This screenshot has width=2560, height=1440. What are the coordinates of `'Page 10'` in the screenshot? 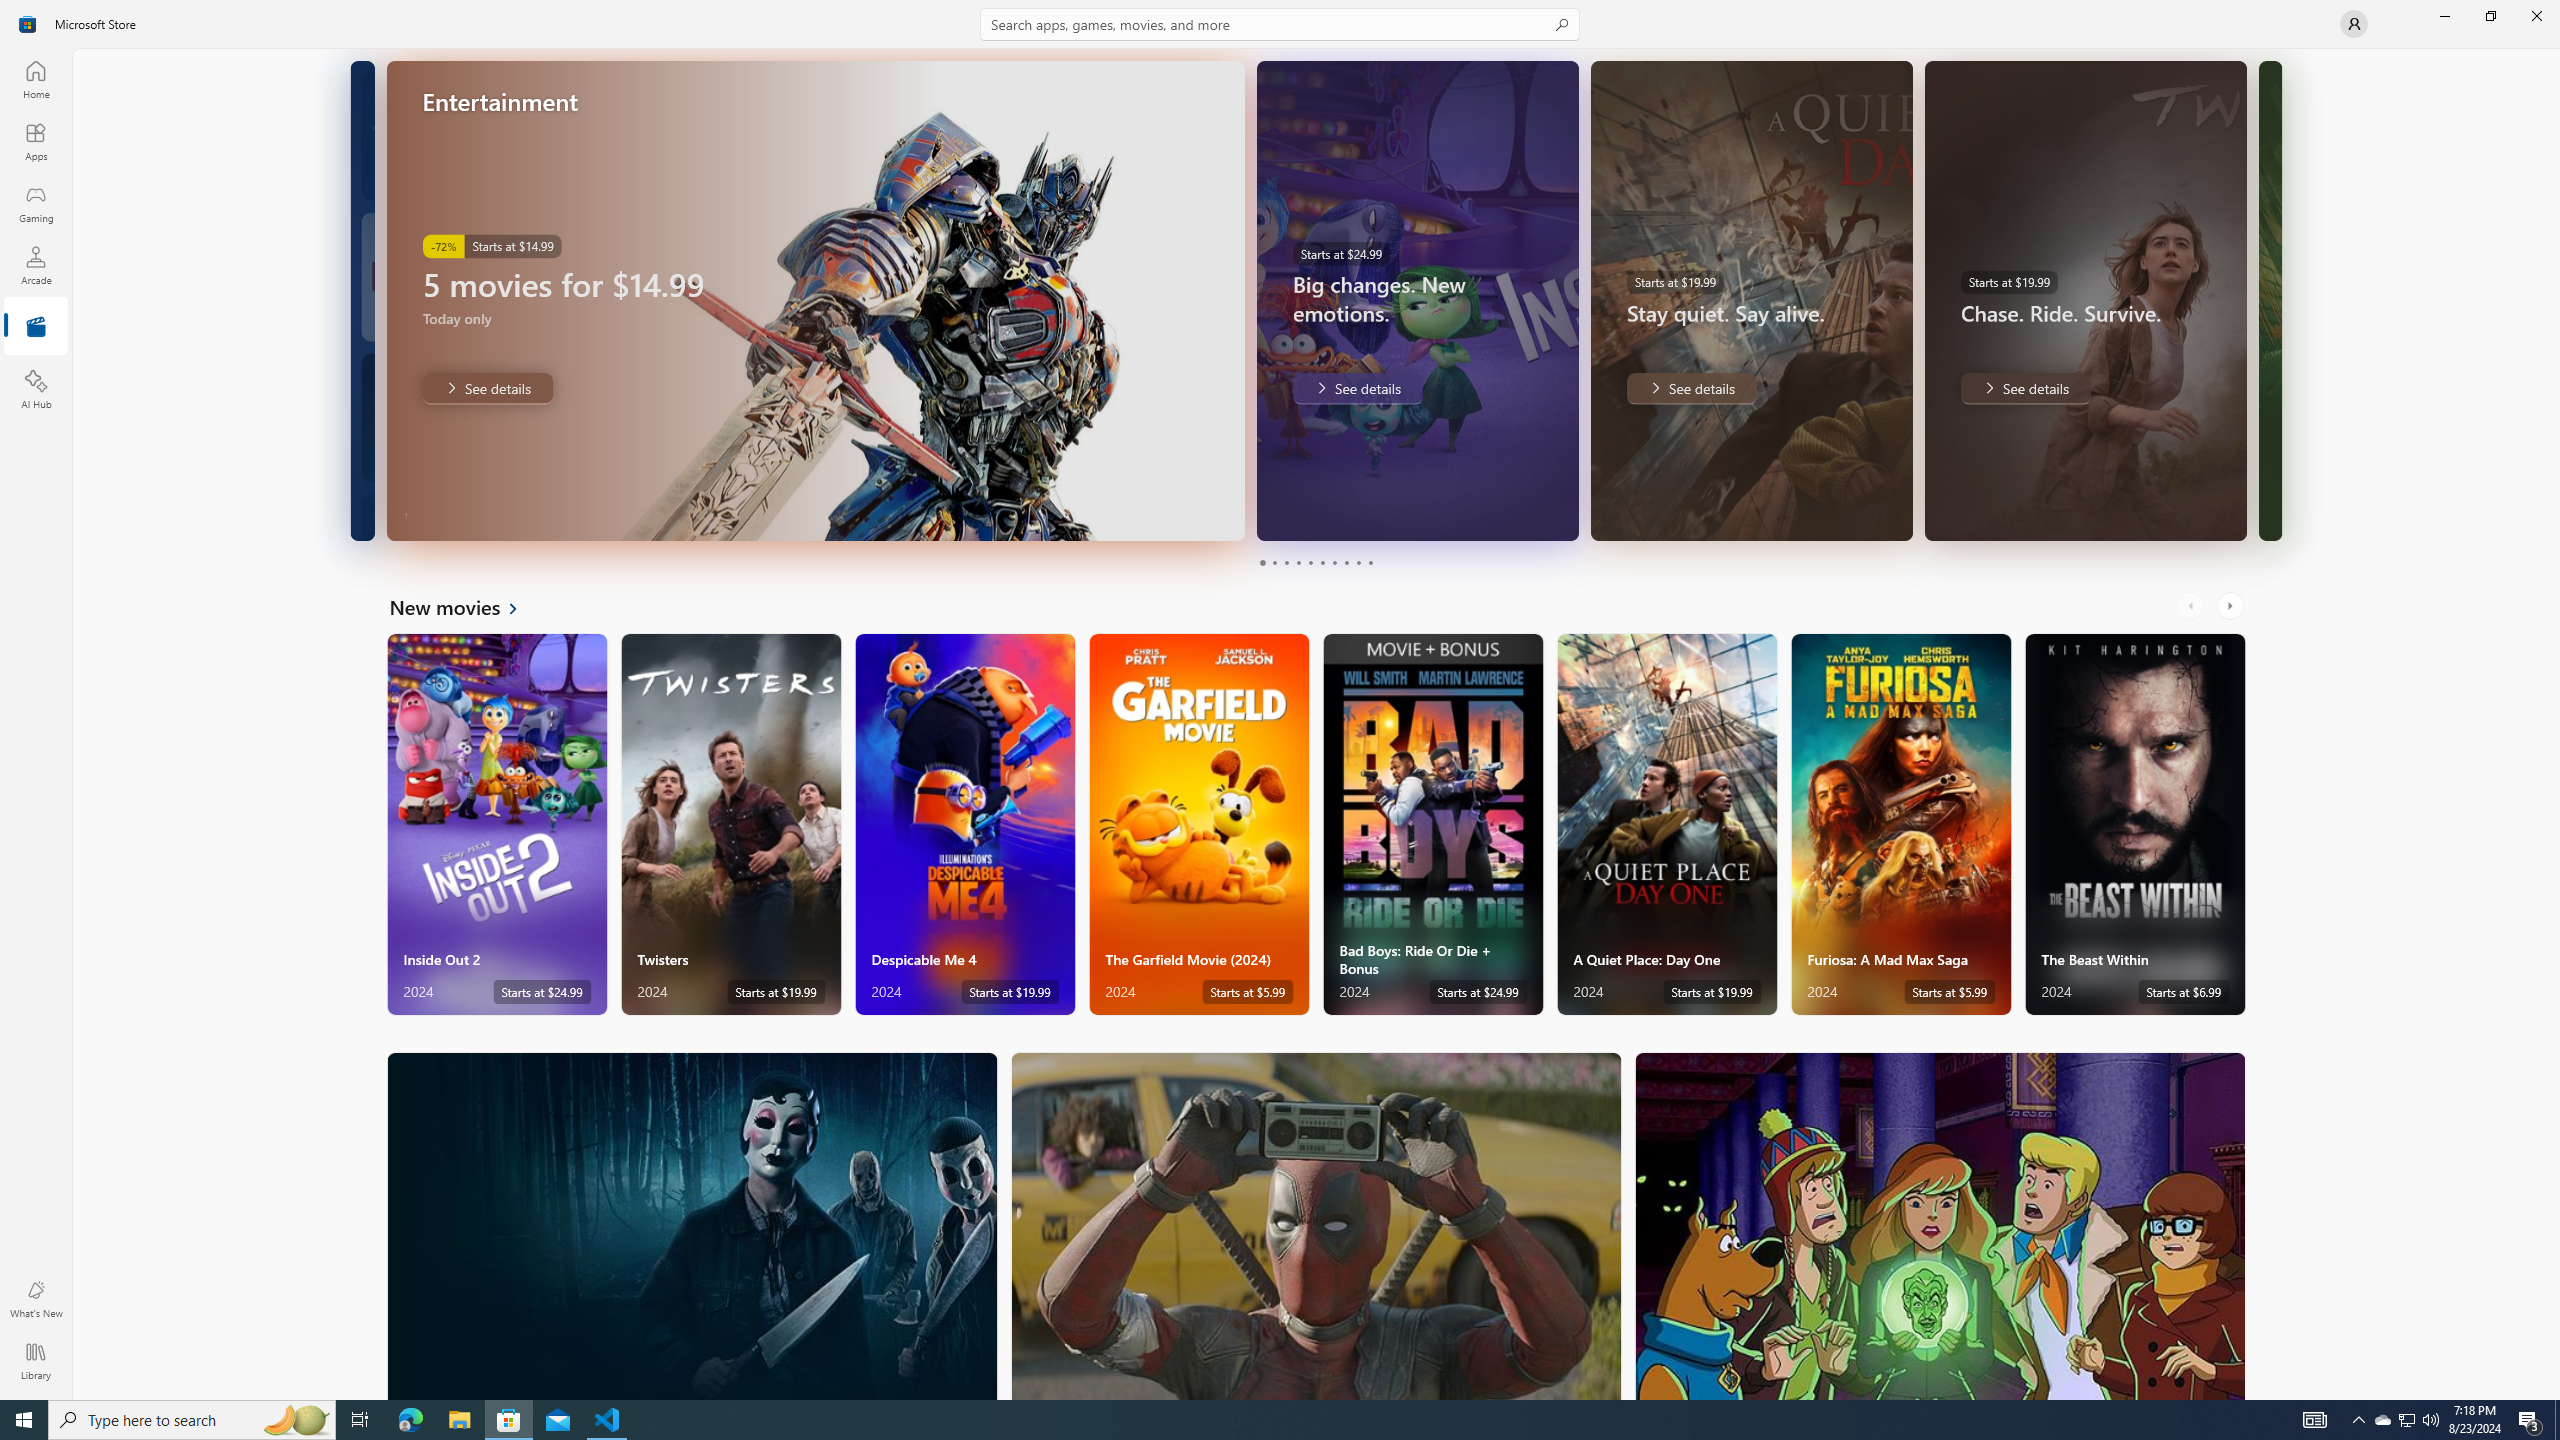 It's located at (1369, 562).